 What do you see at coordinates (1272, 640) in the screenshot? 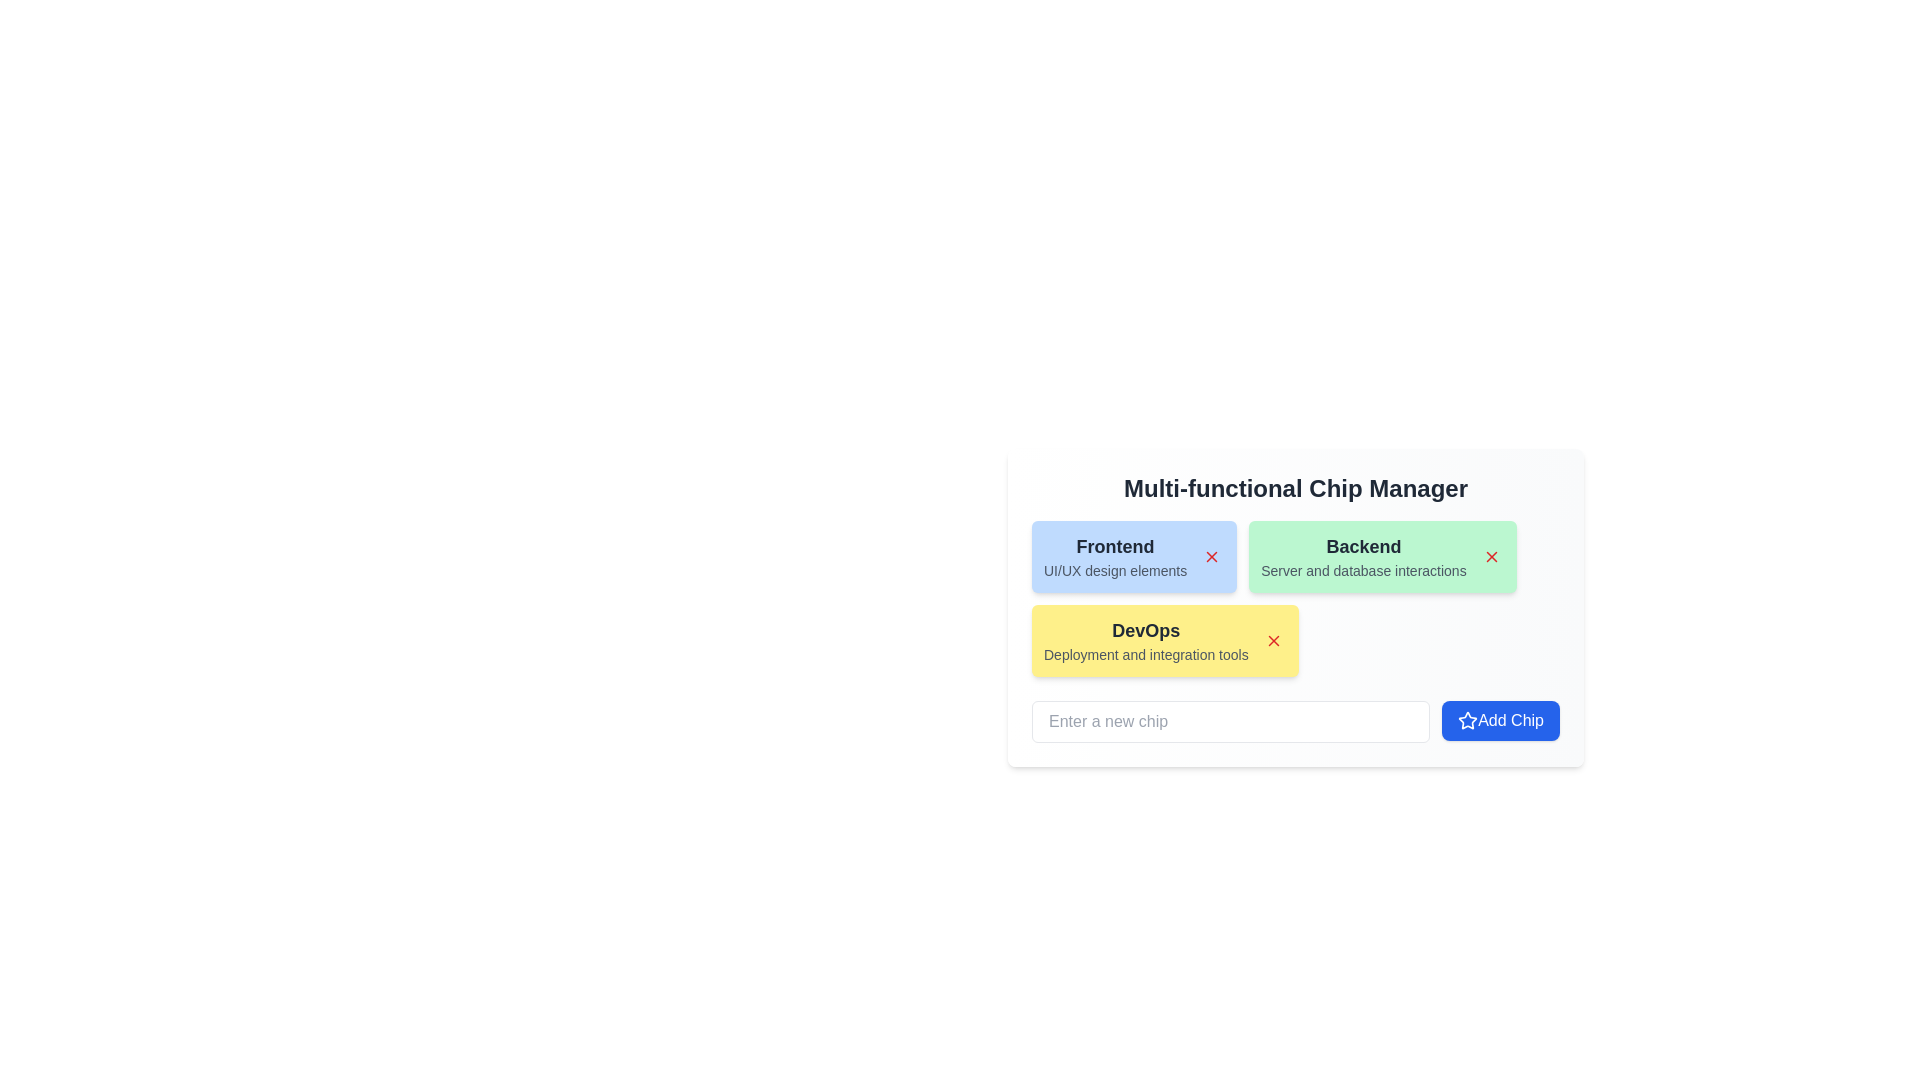
I see `the close/dismiss icon resembling an 'X' shape located in the top-right corner of the yellow 'DevOps' chip` at bounding box center [1272, 640].